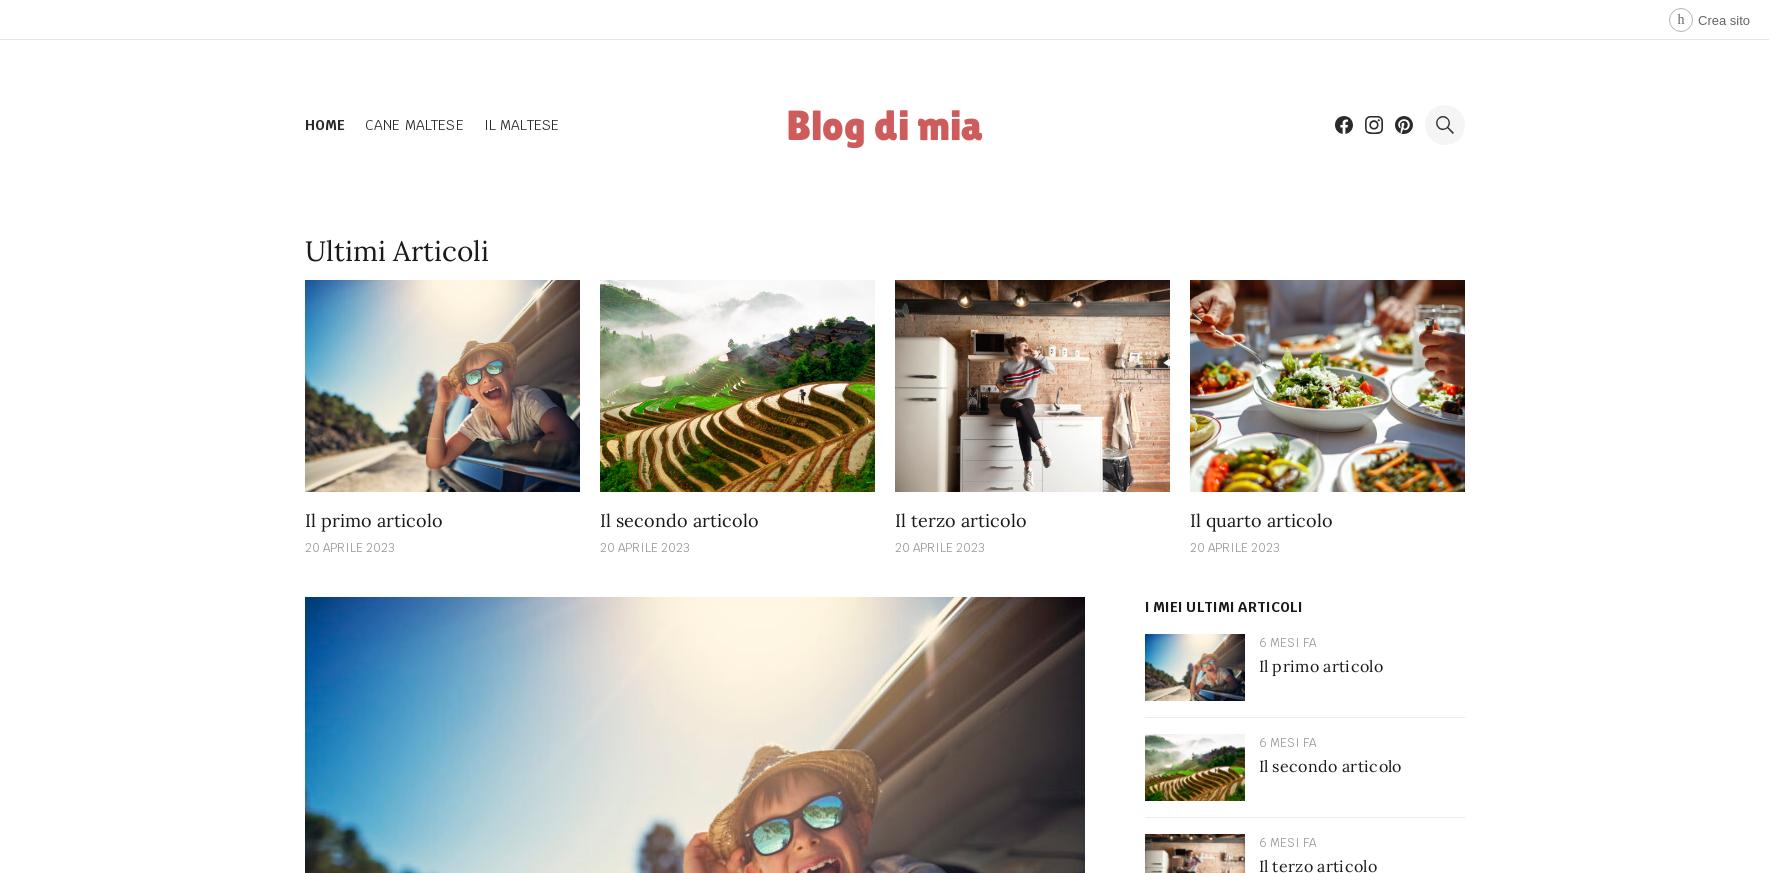 Image resolution: width=1784 pixels, height=873 pixels. What do you see at coordinates (520, 123) in the screenshot?
I see `'il maltese'` at bounding box center [520, 123].